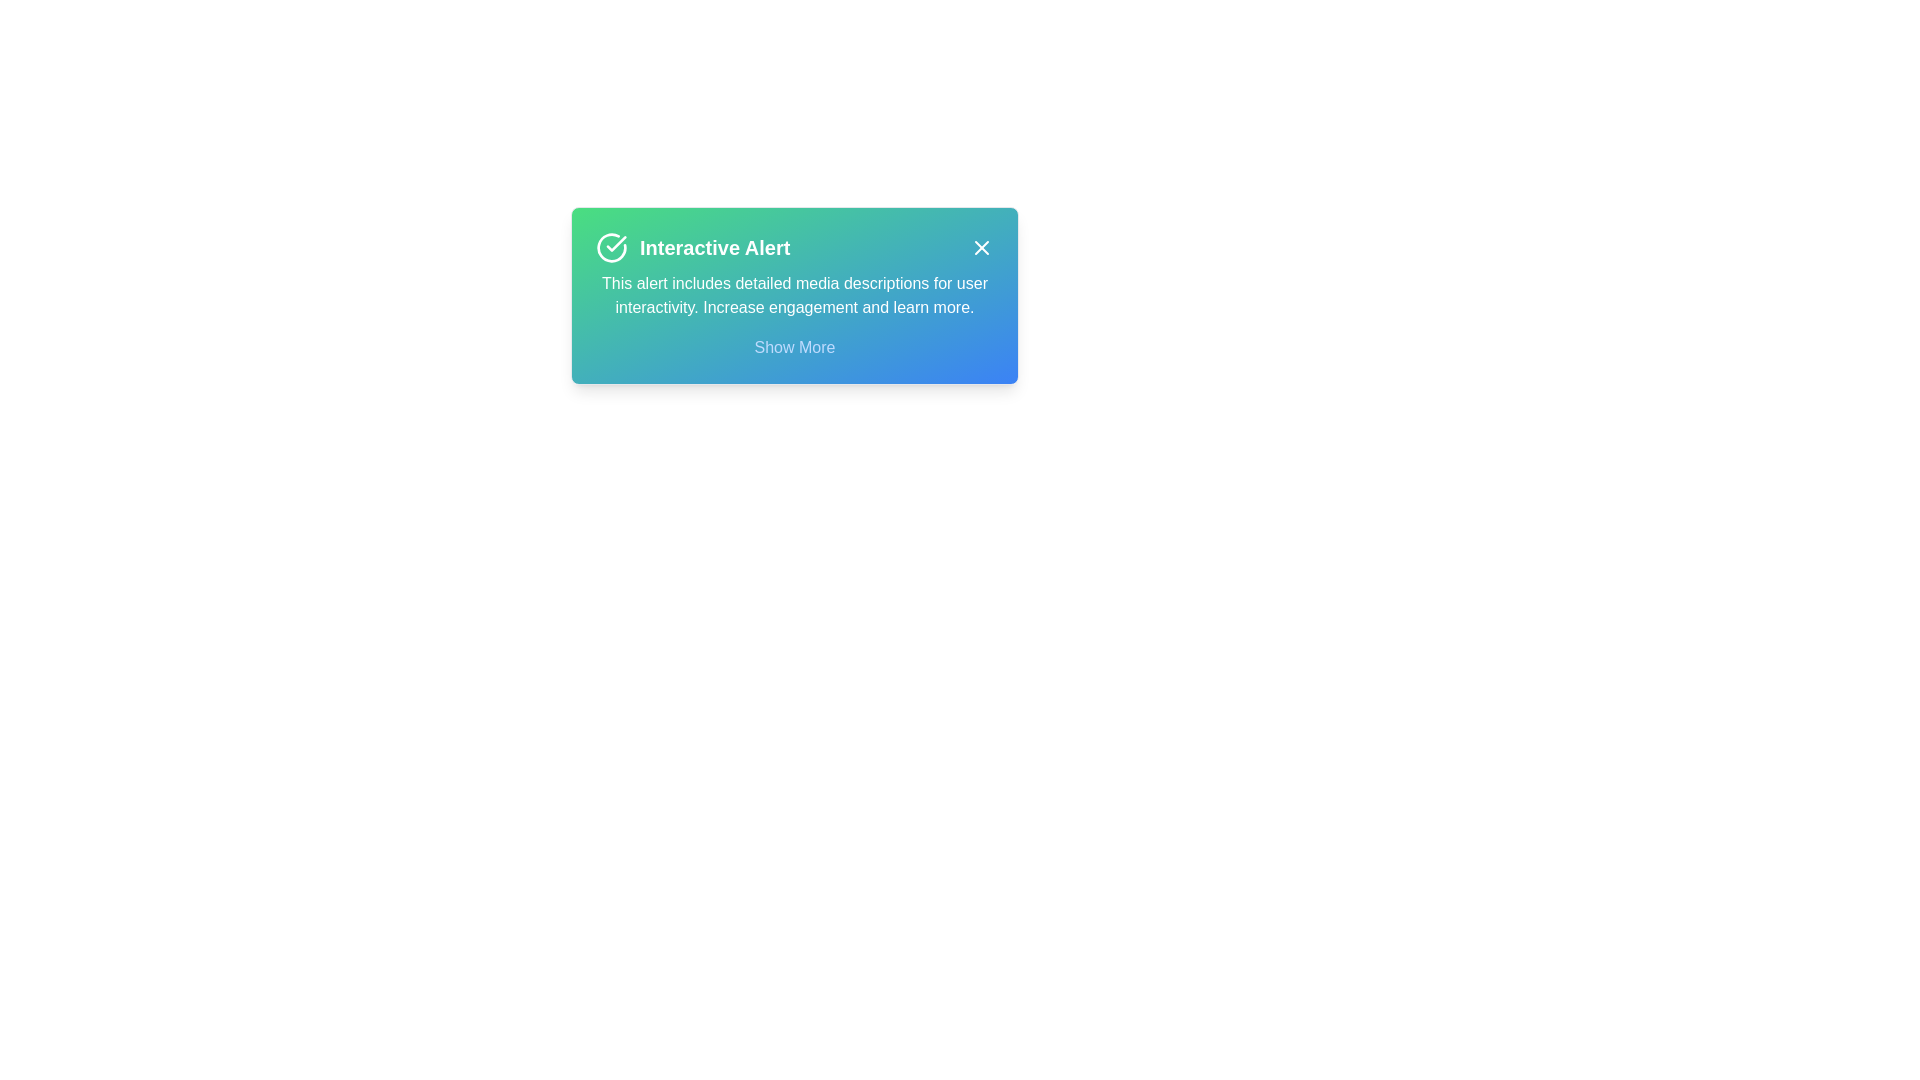 The width and height of the screenshot is (1920, 1080). Describe the element at coordinates (794, 296) in the screenshot. I see `the notification area to focus on it` at that location.